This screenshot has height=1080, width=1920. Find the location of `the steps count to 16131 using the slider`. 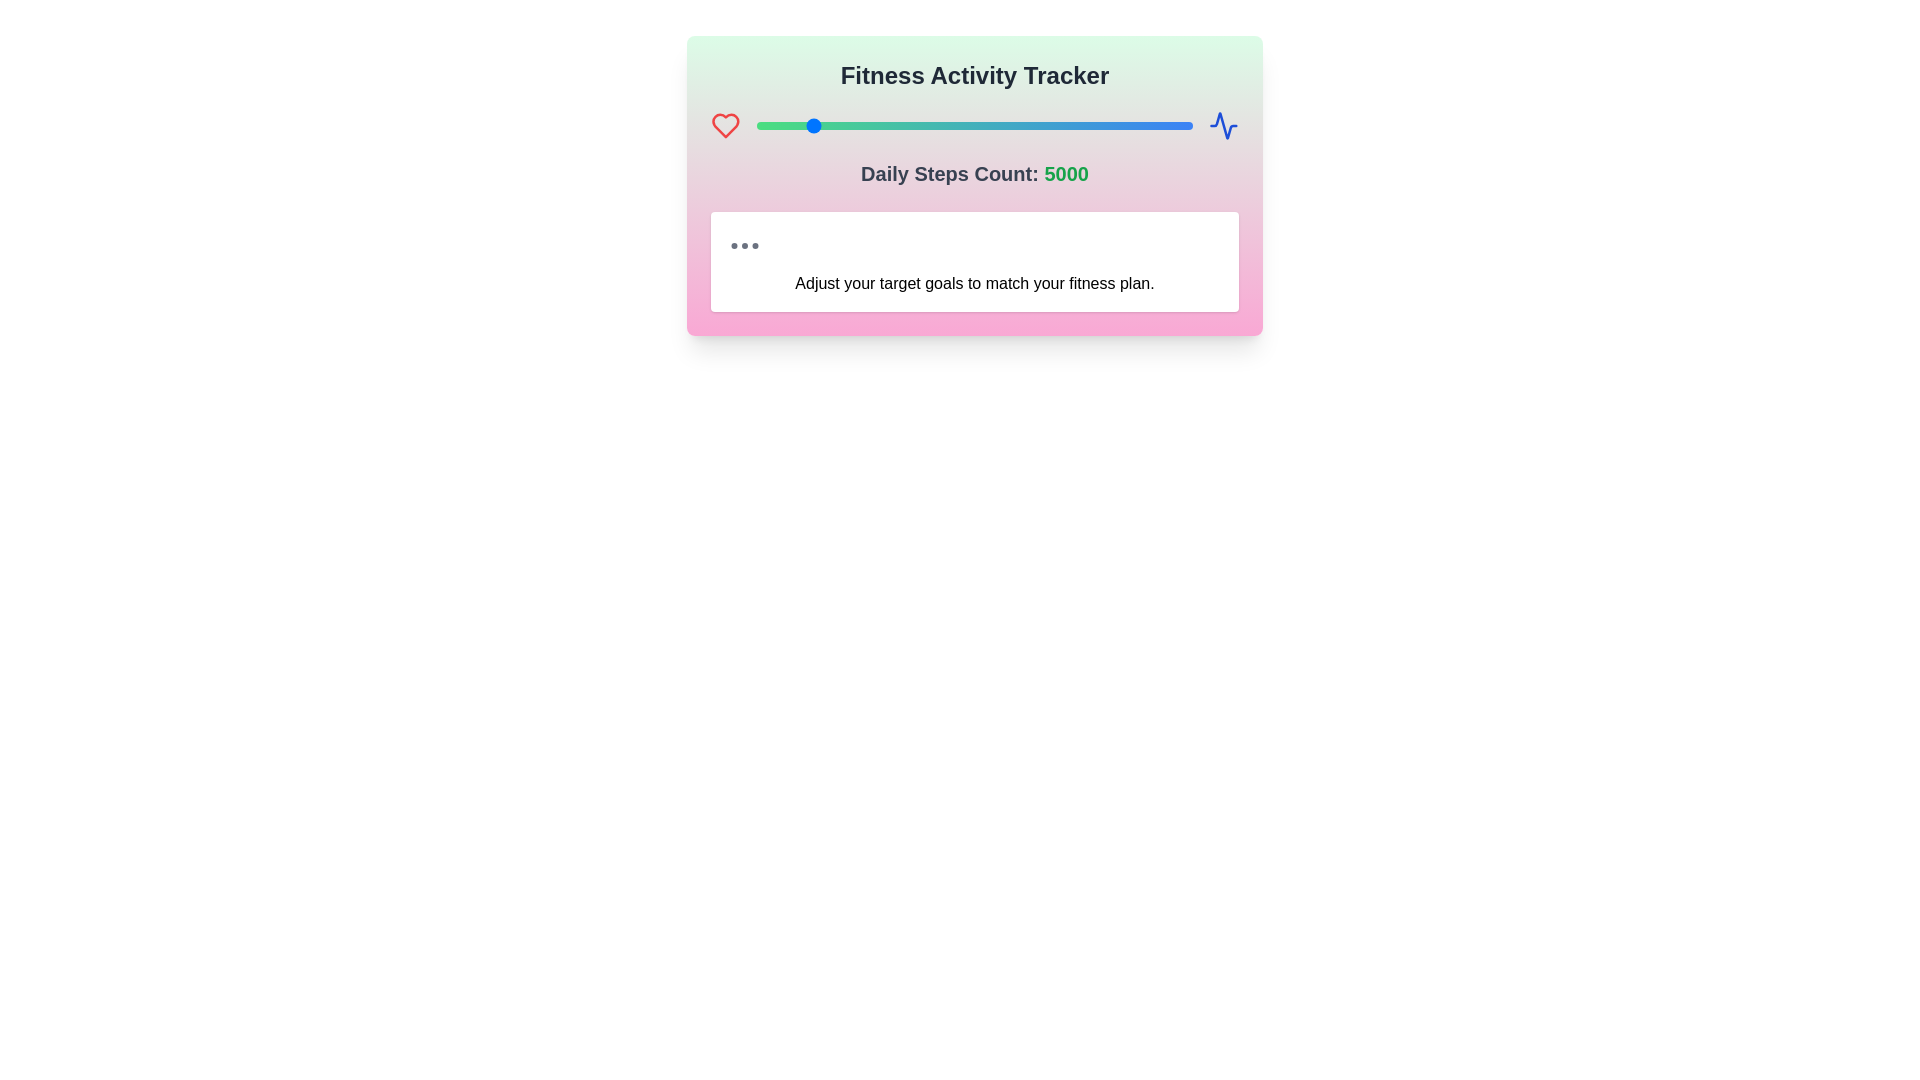

the steps count to 16131 using the slider is located at coordinates (1092, 126).